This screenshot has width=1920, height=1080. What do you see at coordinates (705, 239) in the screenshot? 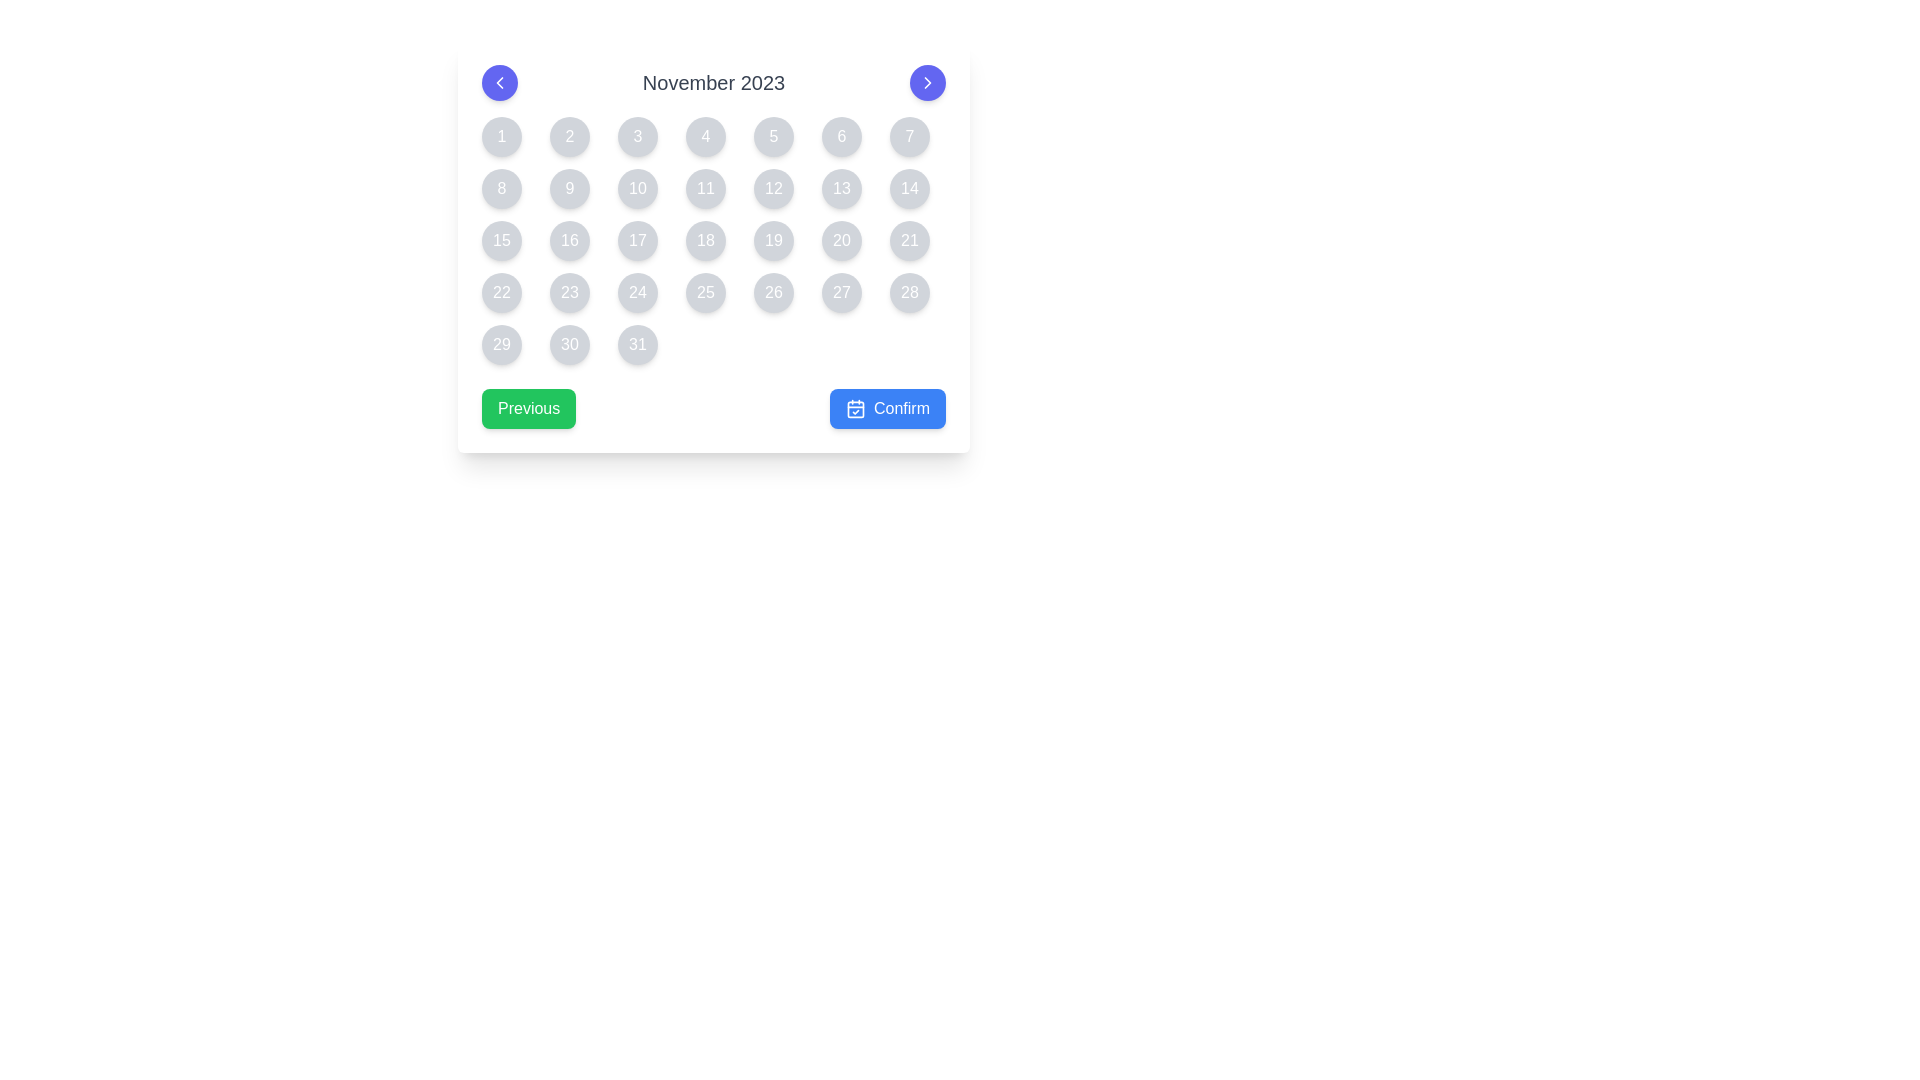
I see `the circular button displaying the number '18' within the calendar interface` at bounding box center [705, 239].